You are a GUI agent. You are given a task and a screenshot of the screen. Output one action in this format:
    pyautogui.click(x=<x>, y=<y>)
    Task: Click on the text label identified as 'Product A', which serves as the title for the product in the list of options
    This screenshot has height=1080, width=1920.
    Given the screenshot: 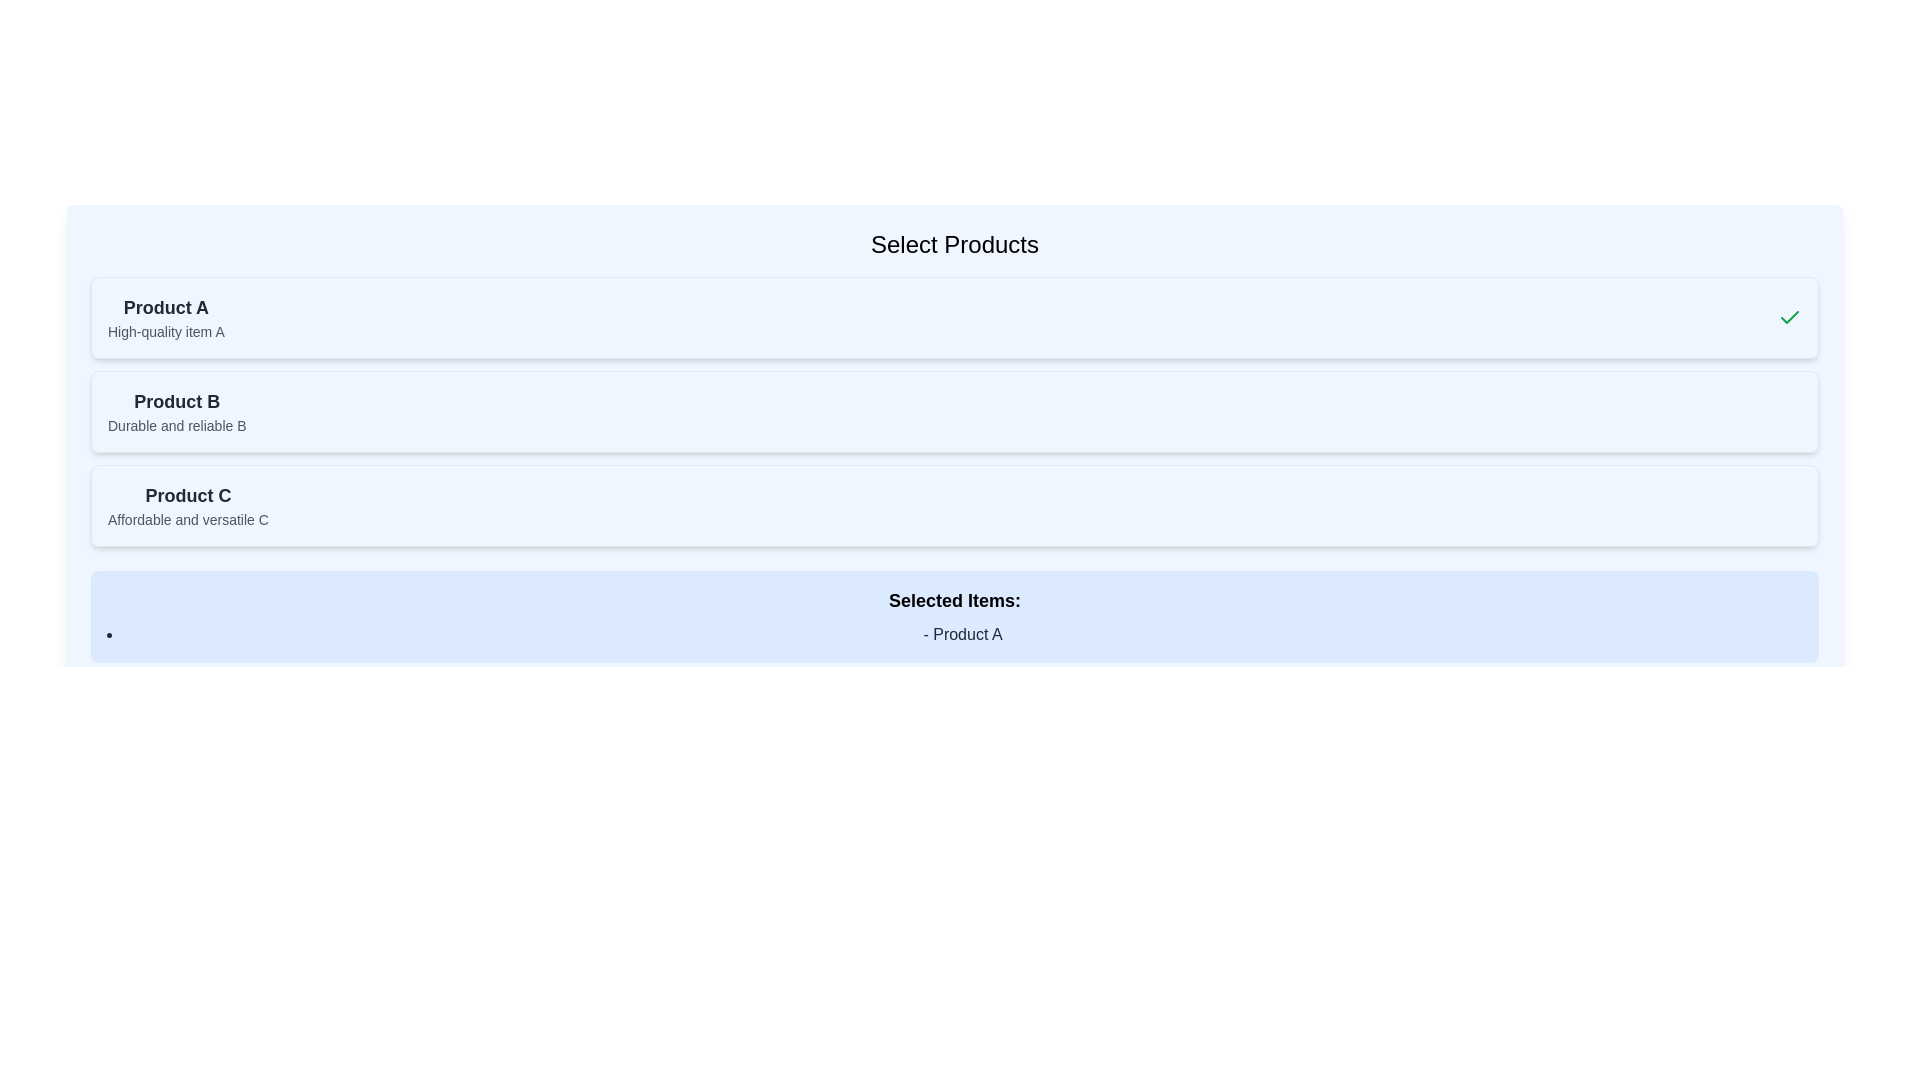 What is the action you would take?
    pyautogui.click(x=166, y=308)
    